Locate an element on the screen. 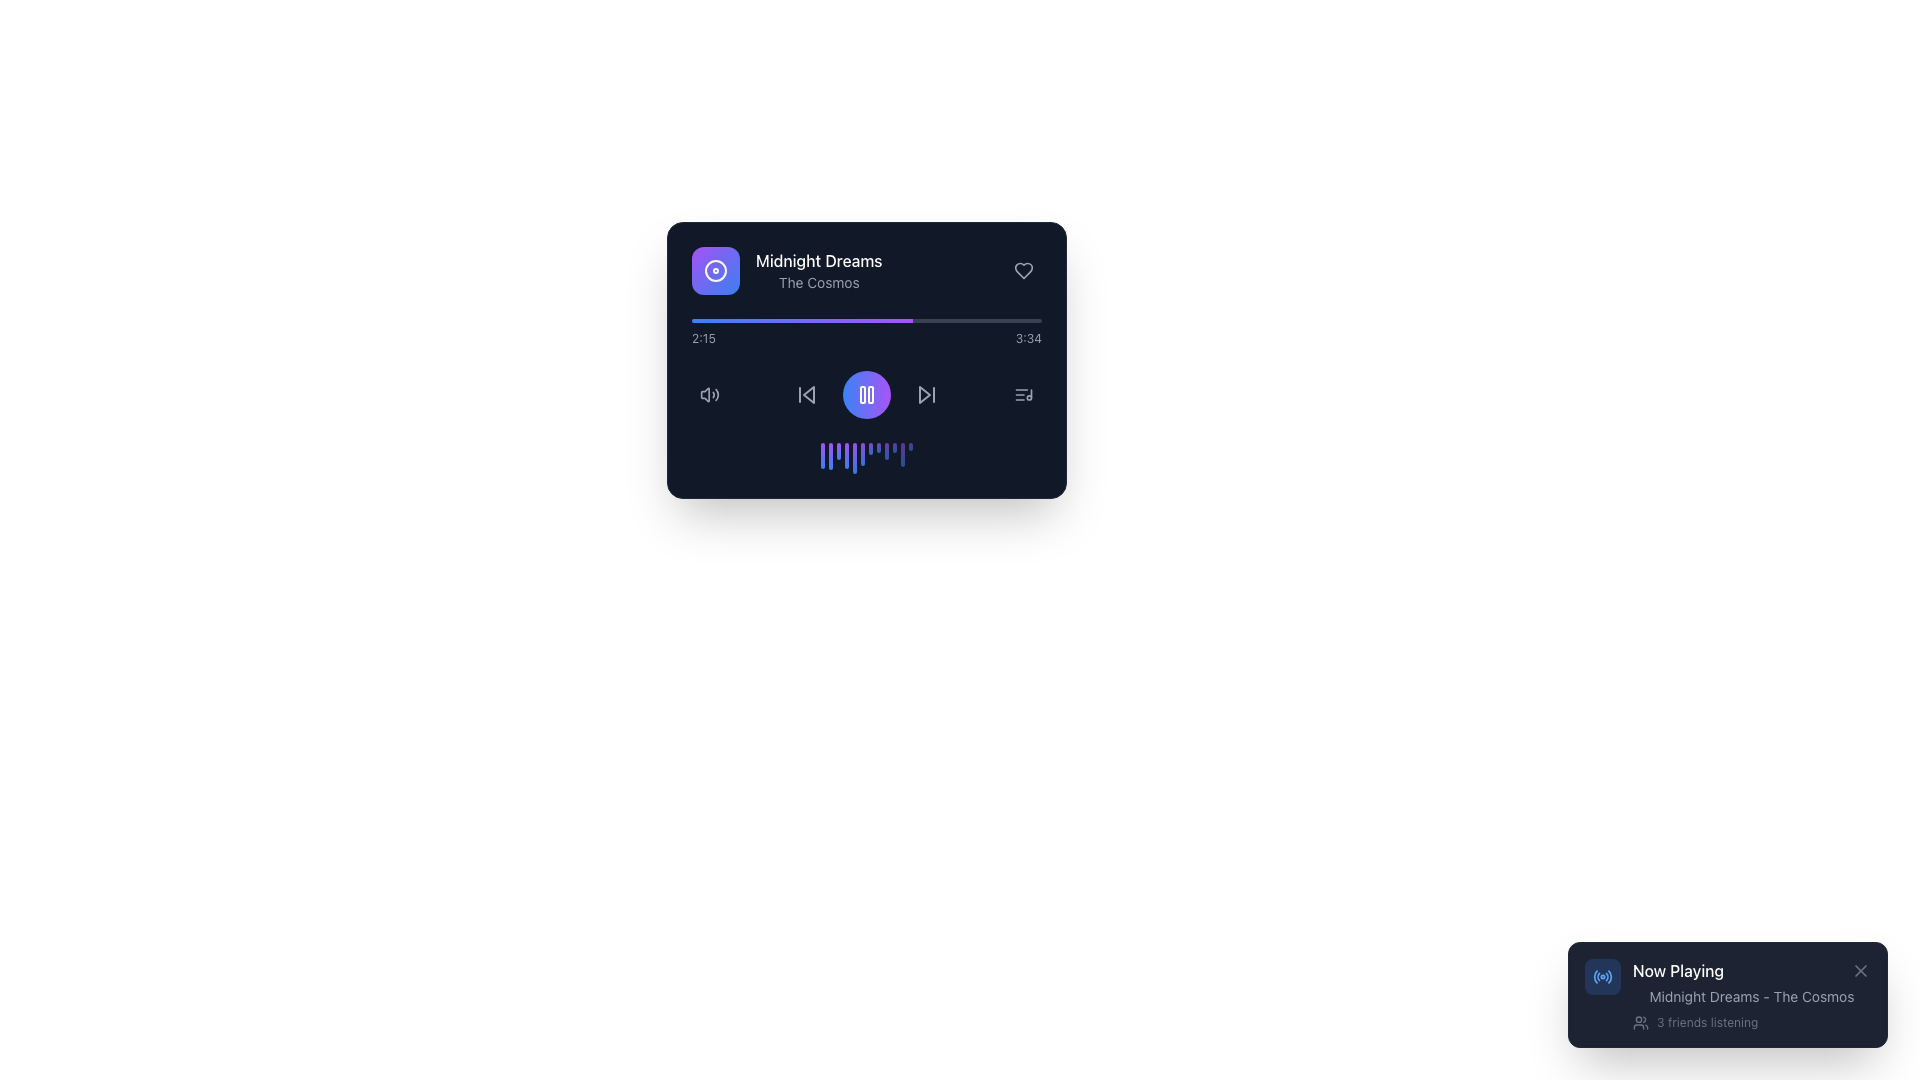 The width and height of the screenshot is (1920, 1080). the Text Label that displays the title of the currently playing media, positioned in the middle section of the 'Now Playing' widget, below the heading 'Now Playing' is located at coordinates (1751, 996).